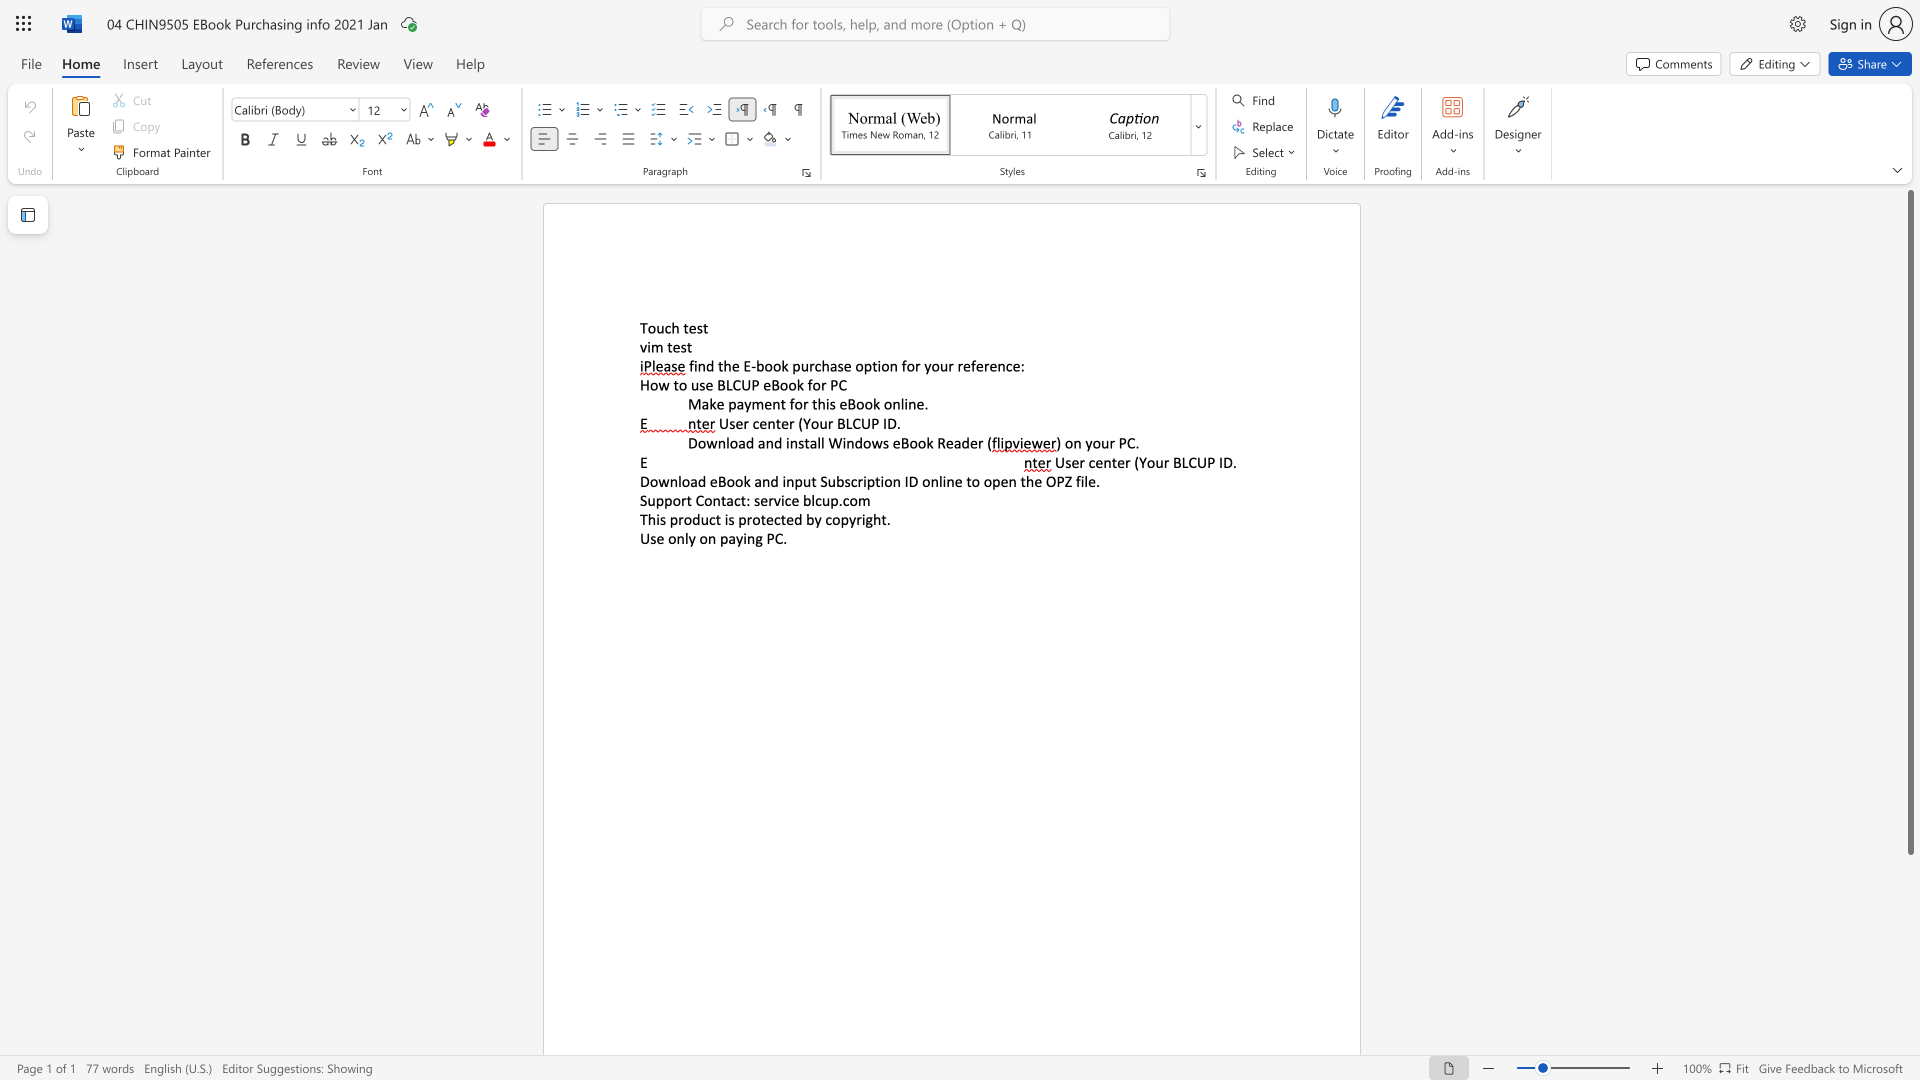 This screenshot has height=1080, width=1920. I want to click on the 1th character "W" in the text, so click(835, 442).